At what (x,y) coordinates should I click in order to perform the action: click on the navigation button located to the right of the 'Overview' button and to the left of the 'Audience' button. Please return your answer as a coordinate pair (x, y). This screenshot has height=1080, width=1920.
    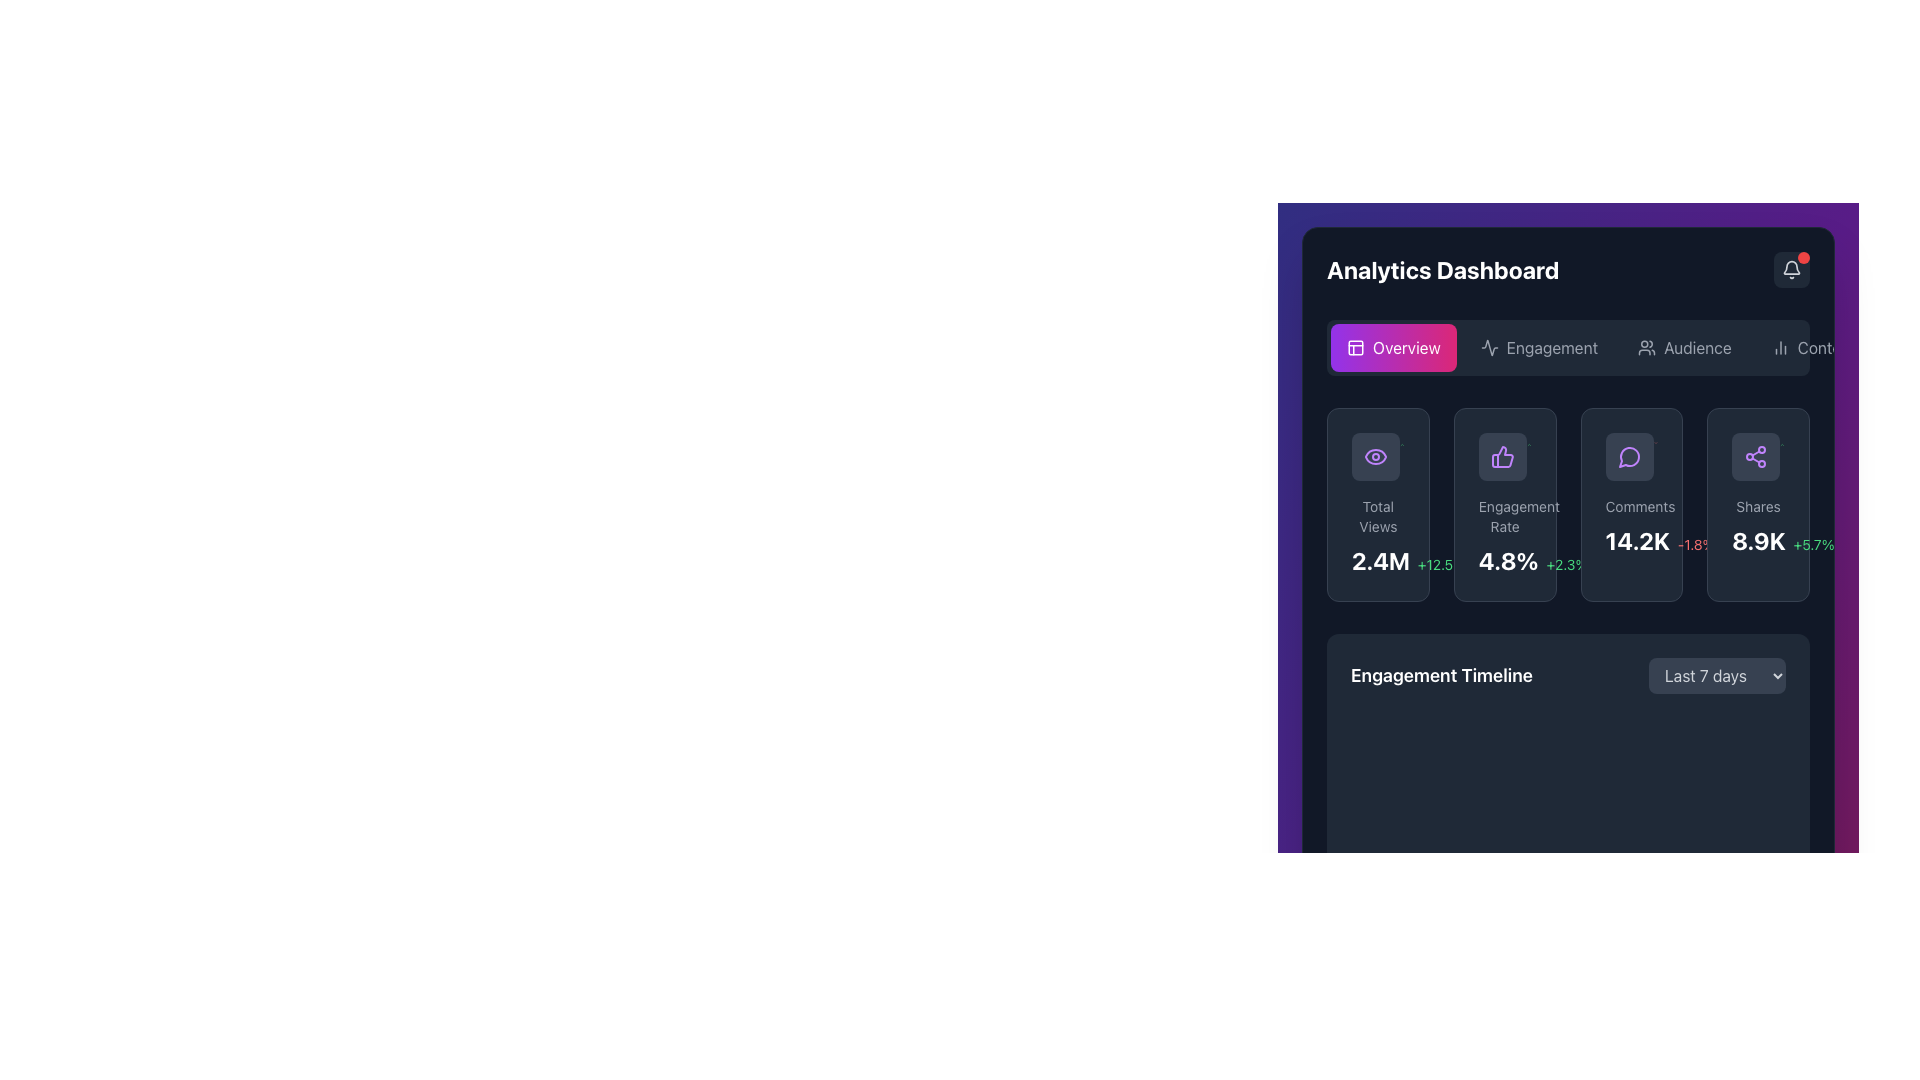
    Looking at the image, I should click on (1538, 346).